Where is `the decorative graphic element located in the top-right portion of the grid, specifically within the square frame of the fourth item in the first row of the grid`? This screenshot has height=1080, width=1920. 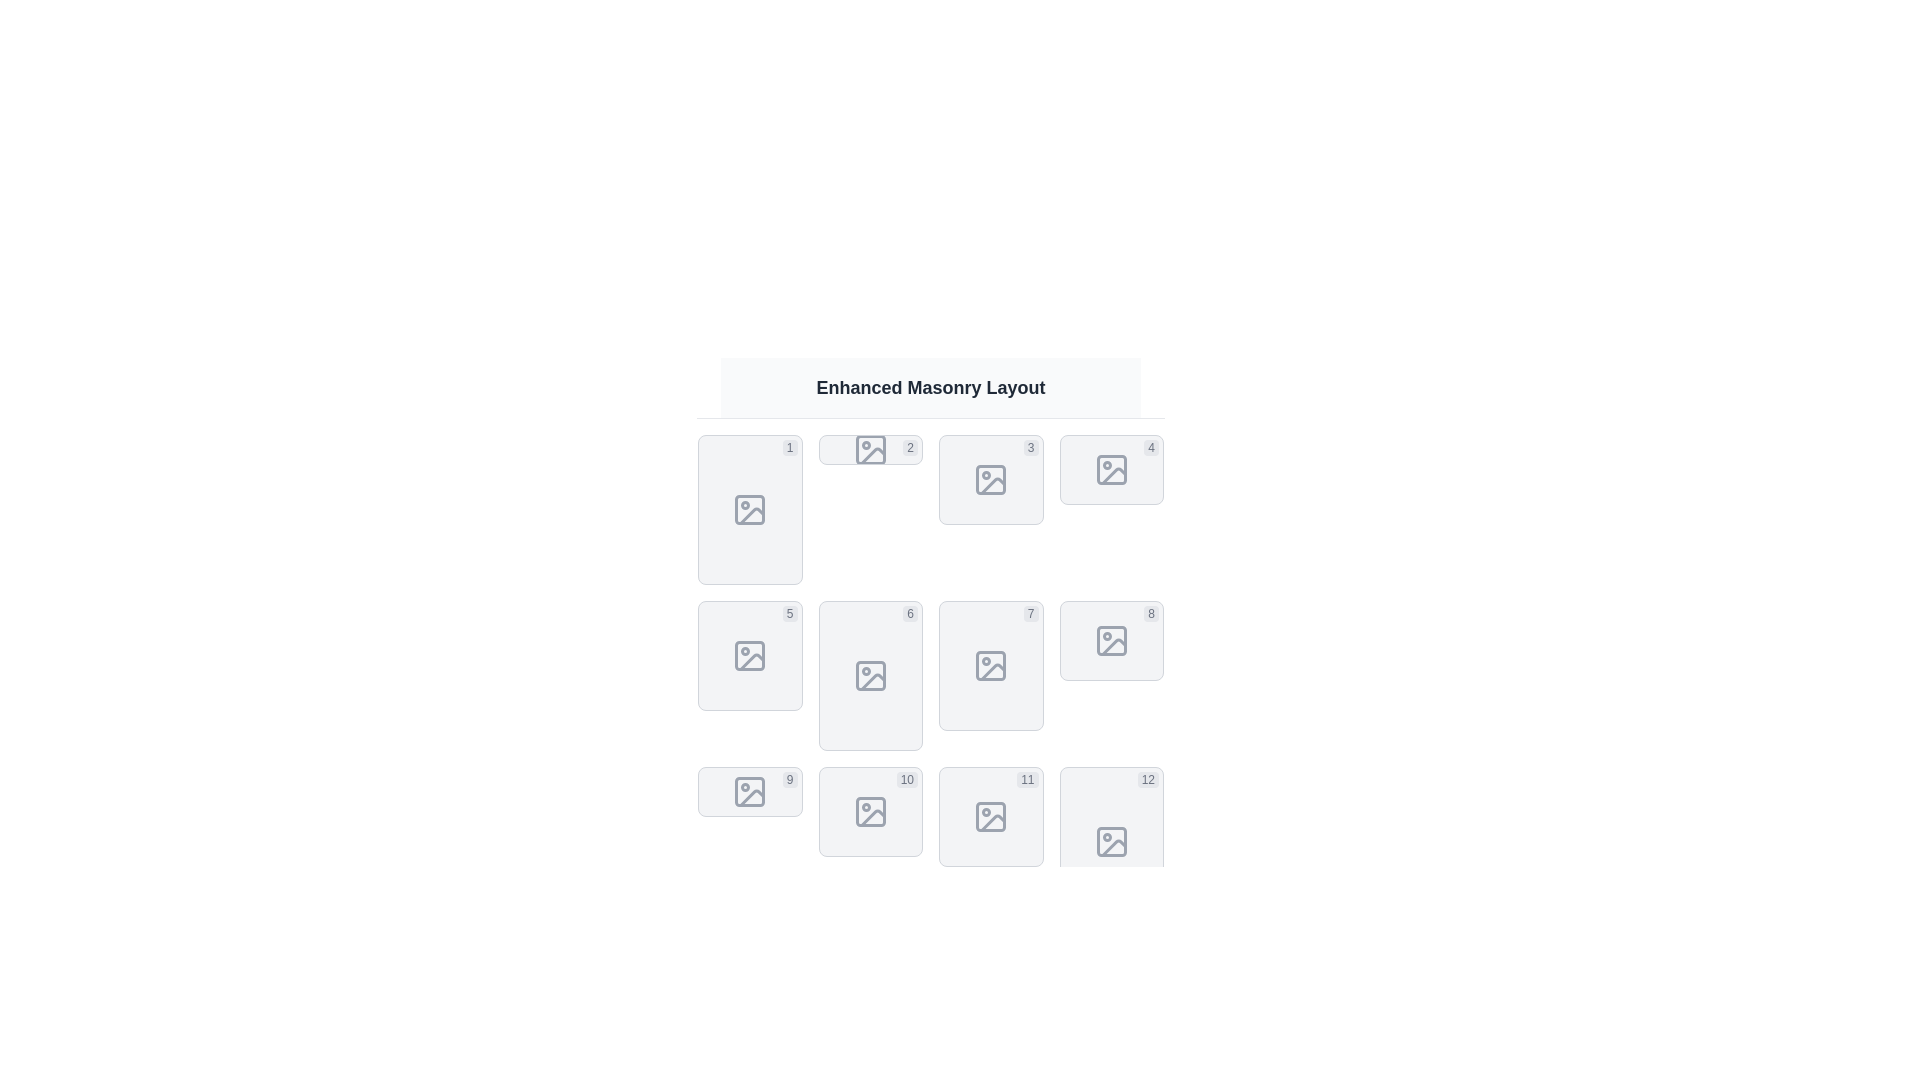 the decorative graphic element located in the top-right portion of the grid, specifically within the square frame of the fourth item in the first row of the grid is located at coordinates (1110, 470).